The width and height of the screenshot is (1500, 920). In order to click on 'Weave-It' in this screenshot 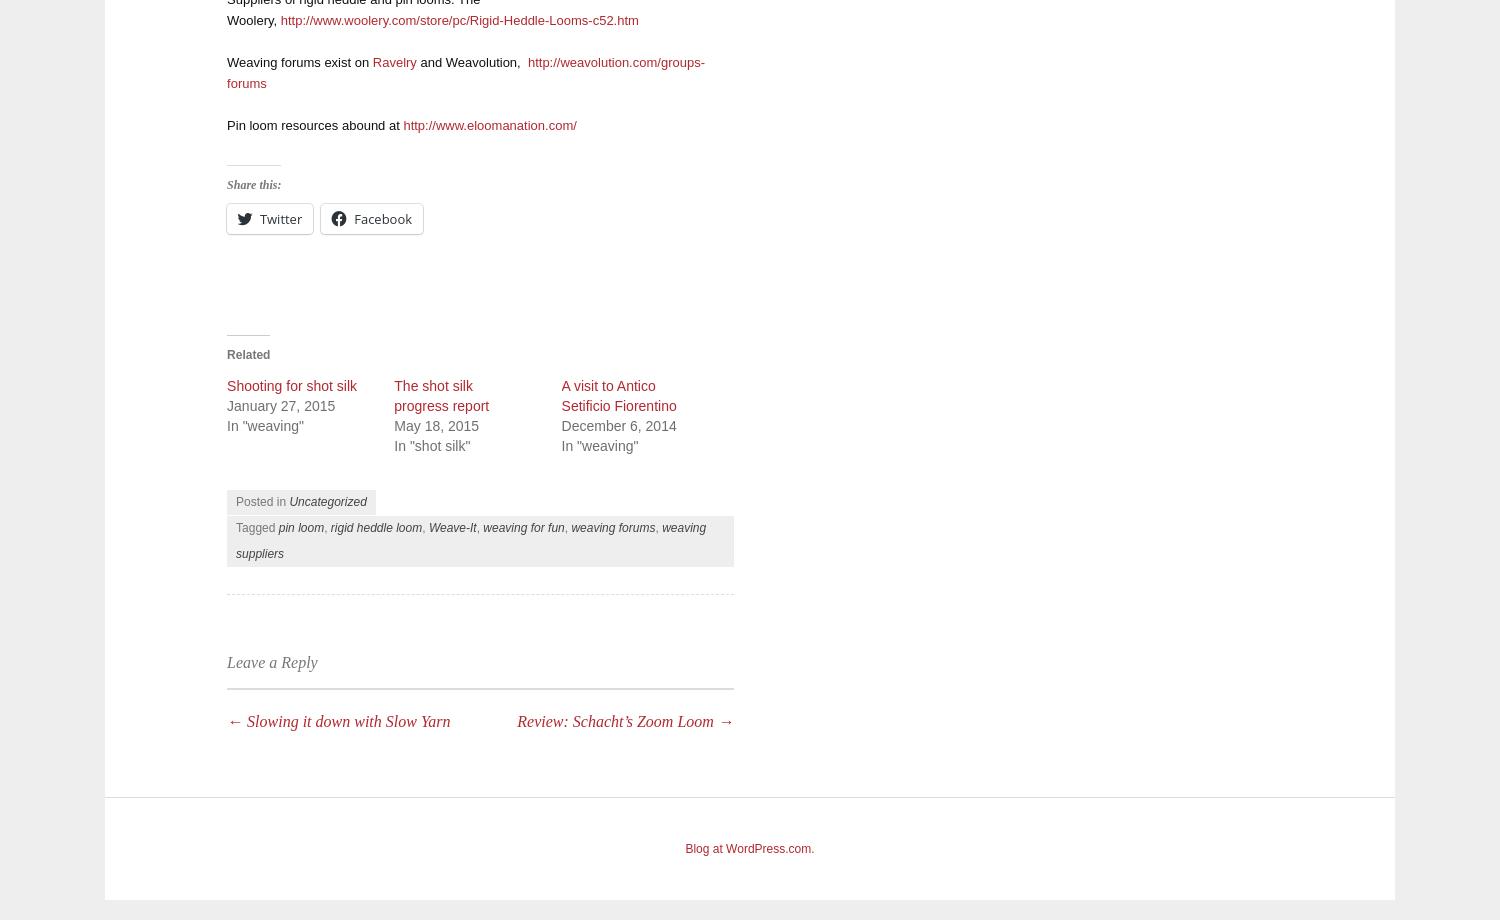, I will do `click(450, 527)`.